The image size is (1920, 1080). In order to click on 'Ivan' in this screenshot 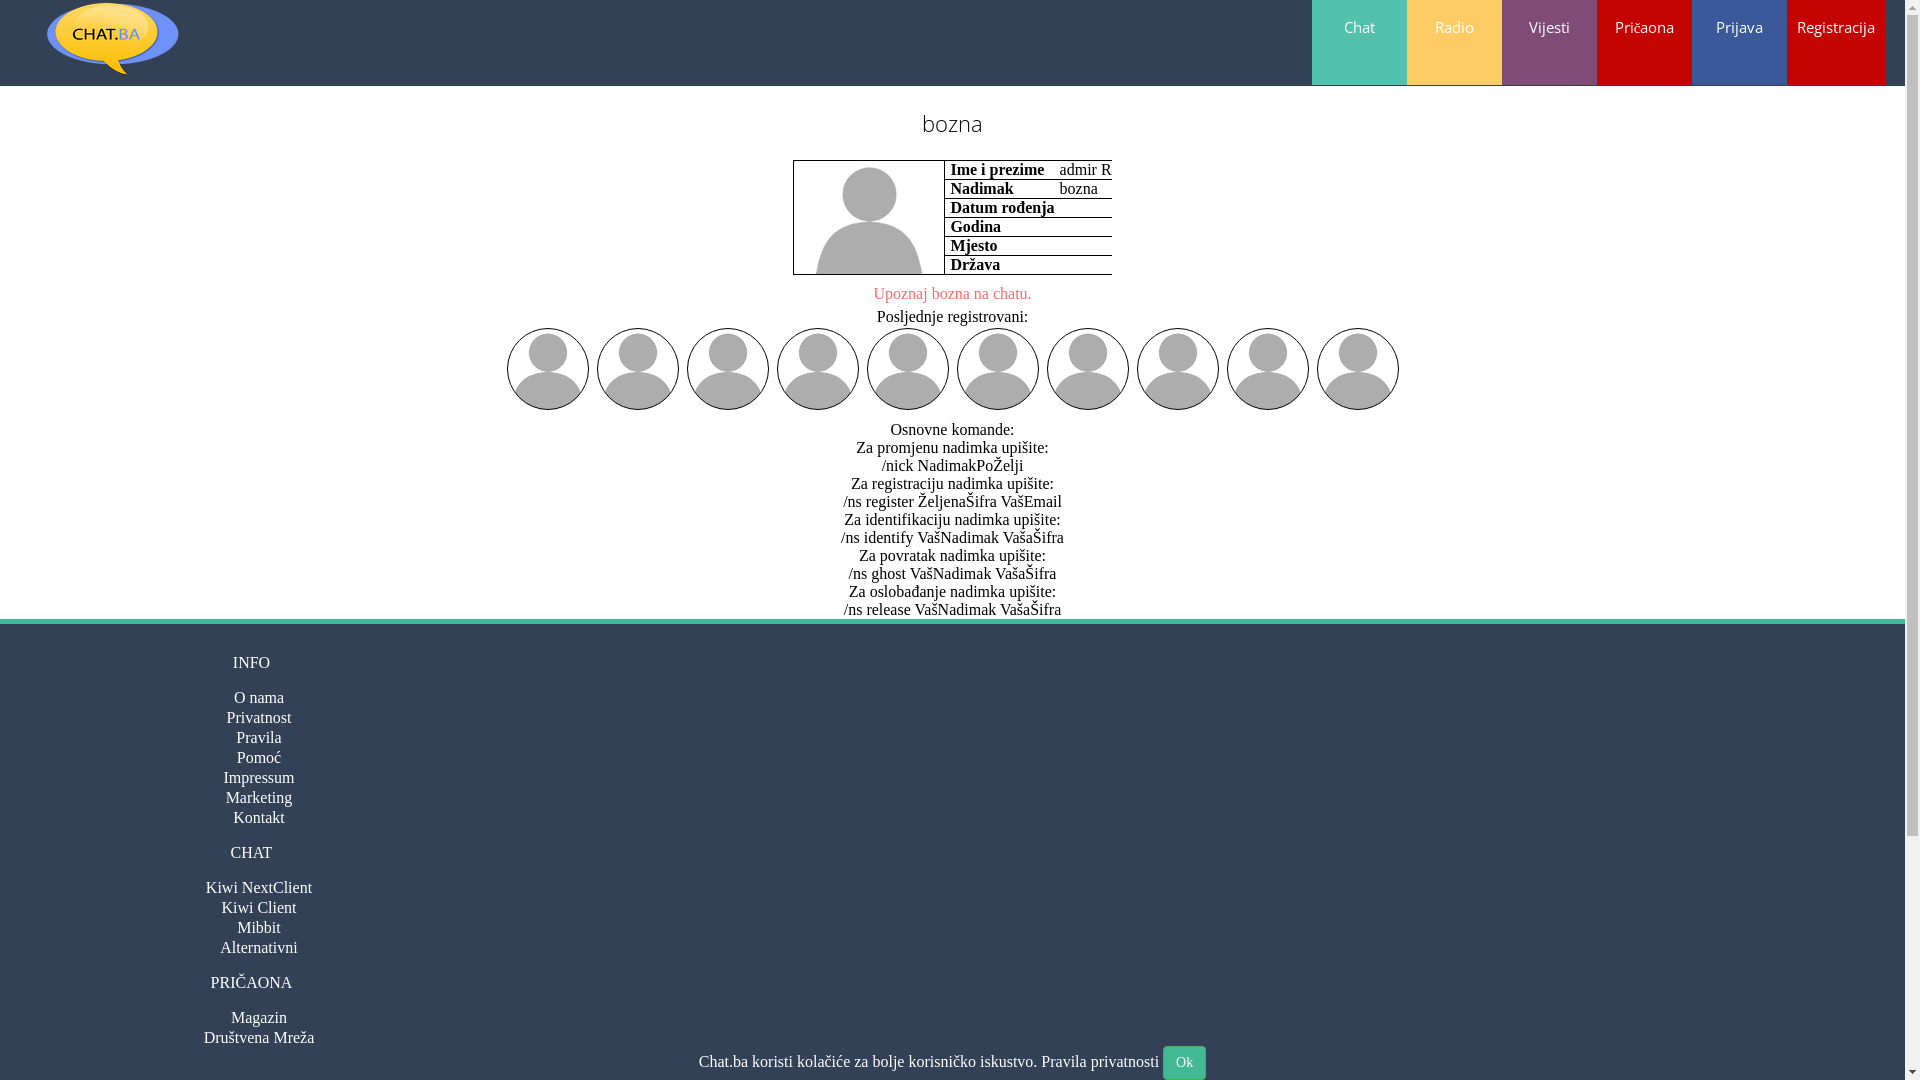, I will do `click(636, 369)`.